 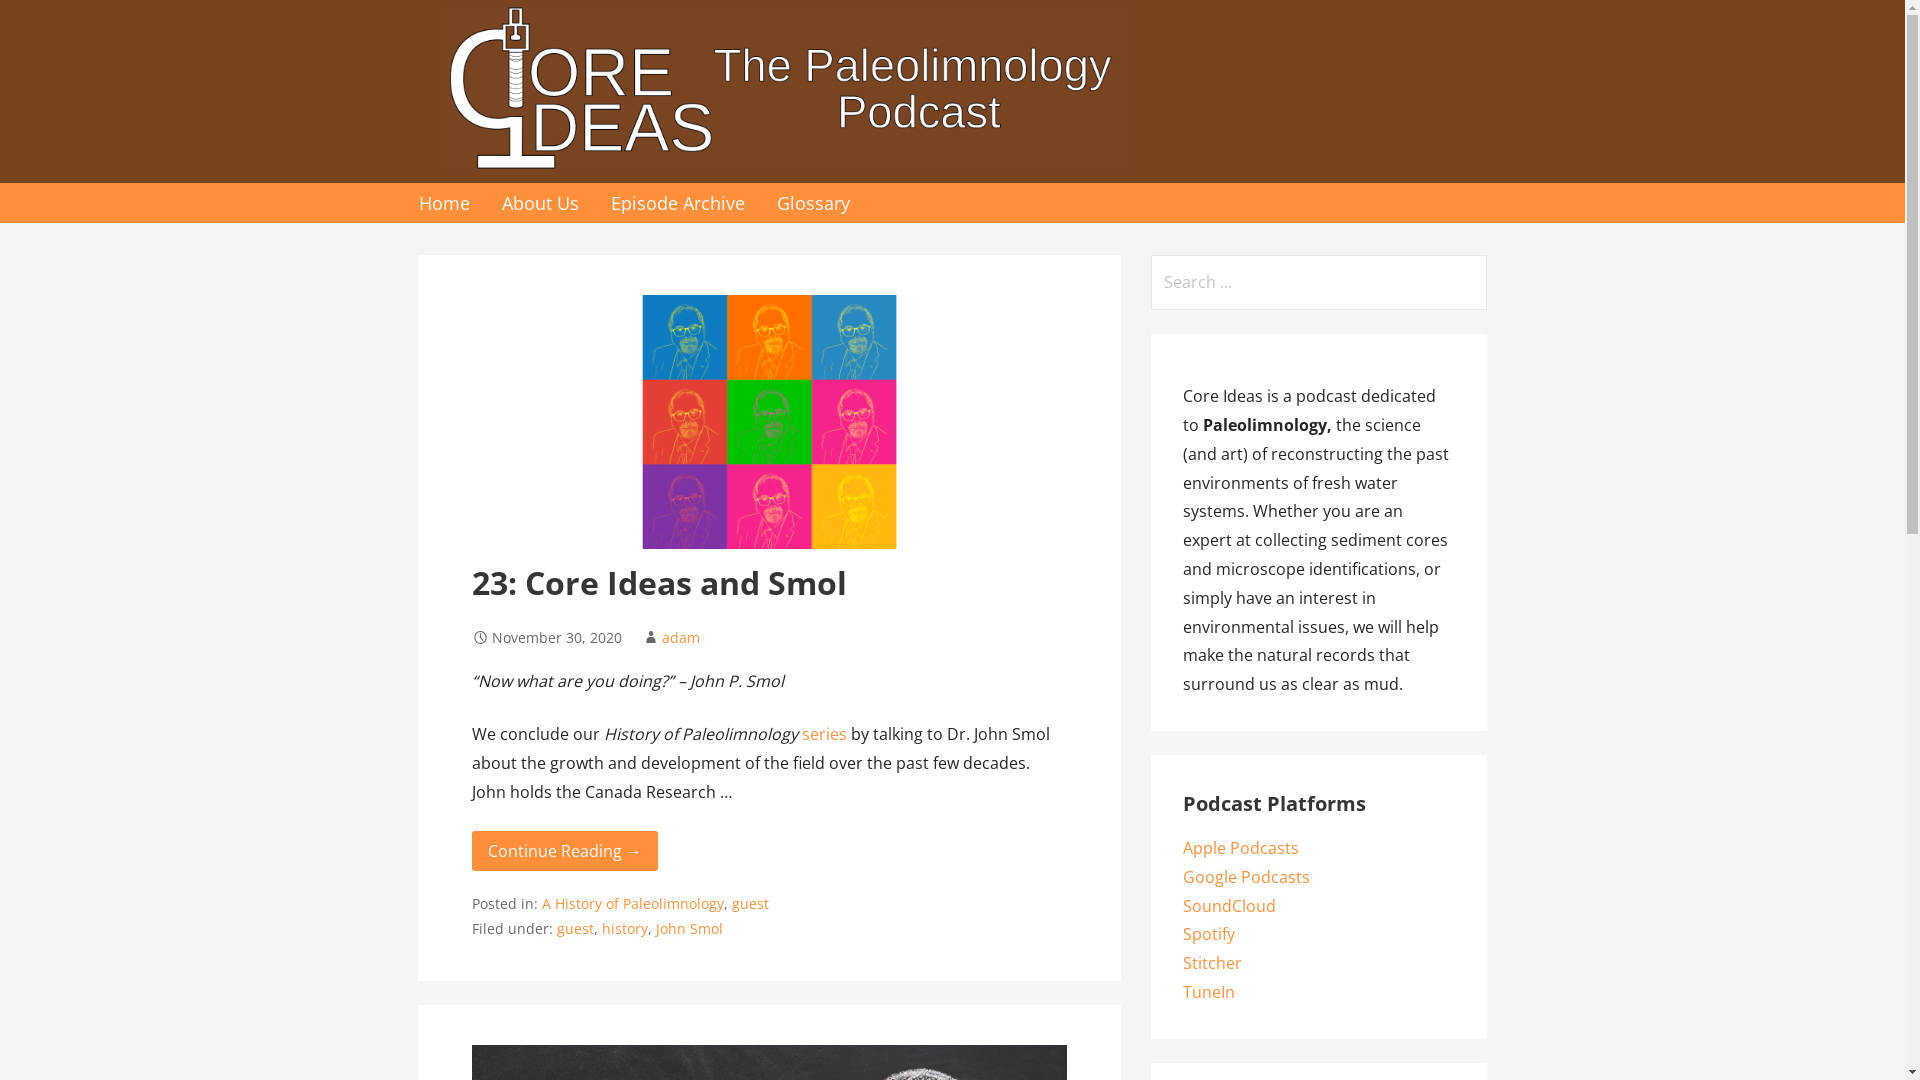 What do you see at coordinates (1211, 962) in the screenshot?
I see `'Stitcher'` at bounding box center [1211, 962].